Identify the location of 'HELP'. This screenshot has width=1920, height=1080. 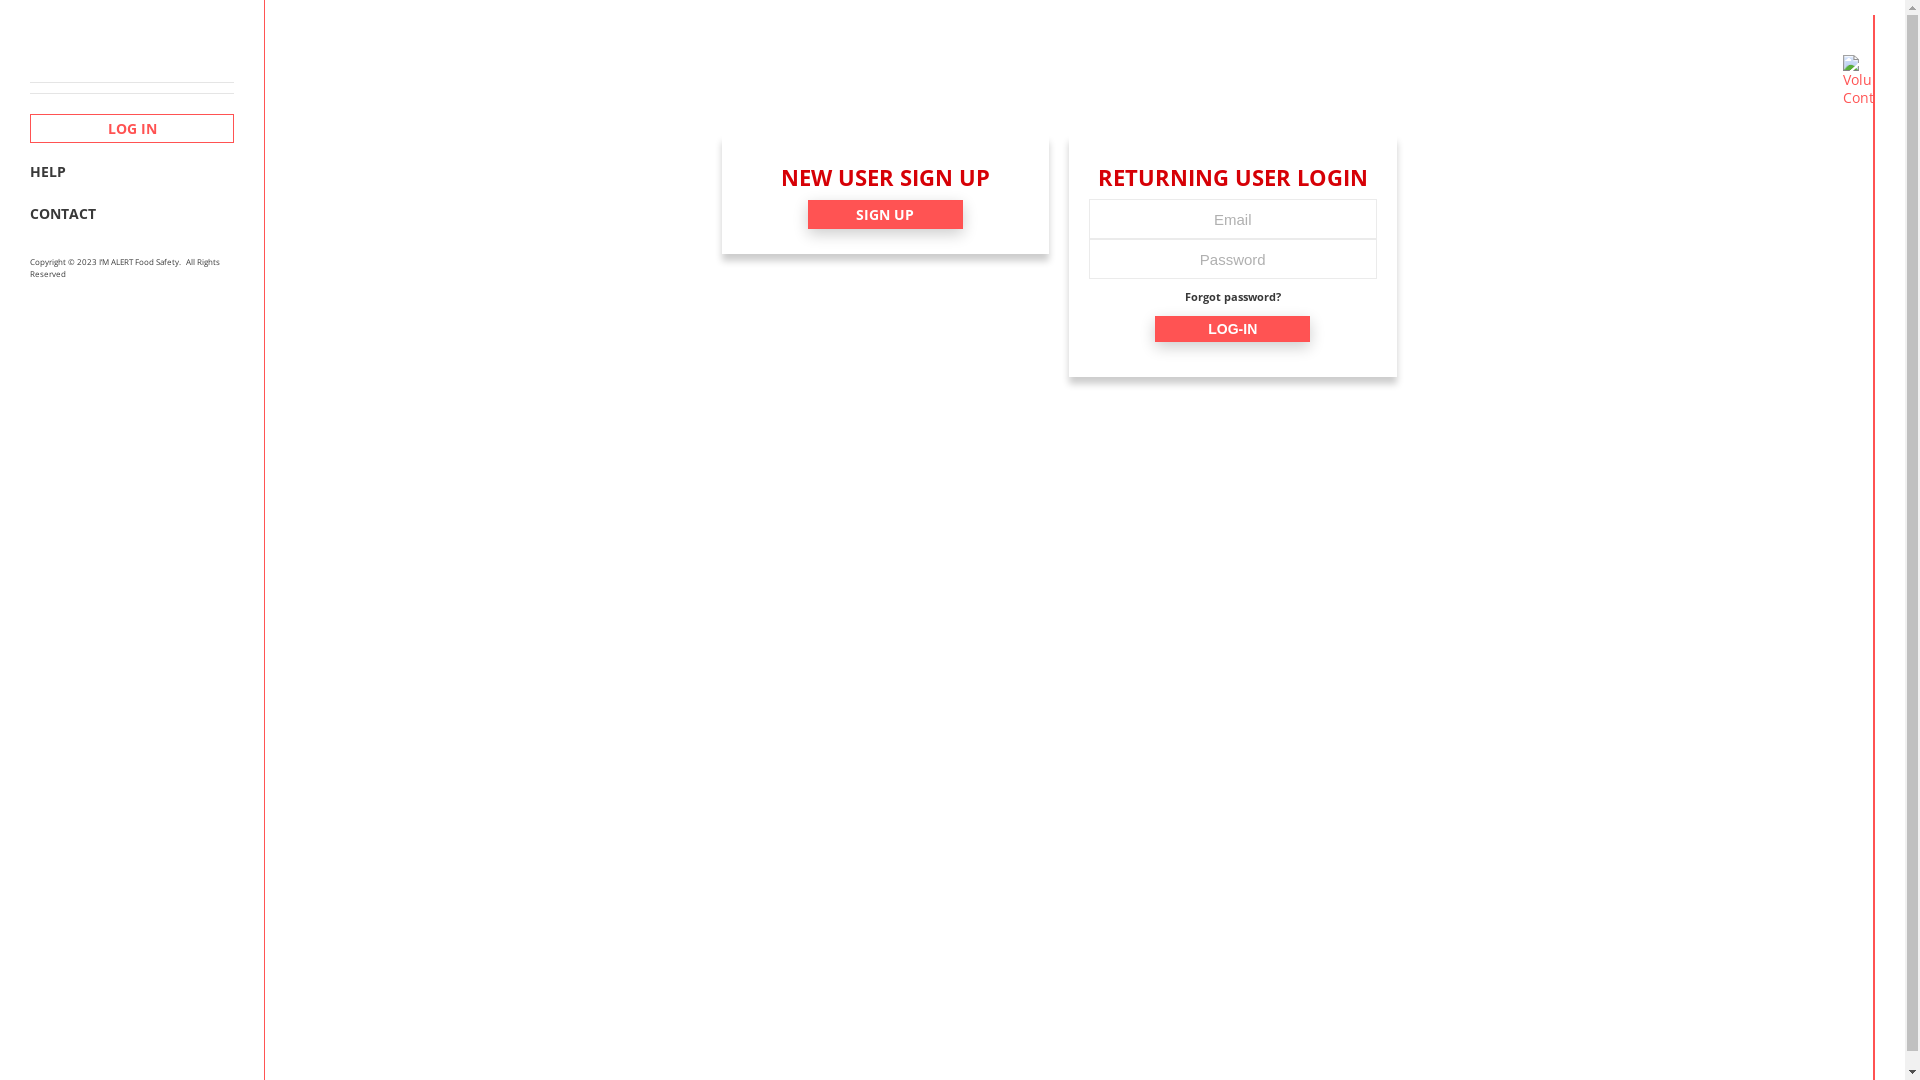
(131, 171).